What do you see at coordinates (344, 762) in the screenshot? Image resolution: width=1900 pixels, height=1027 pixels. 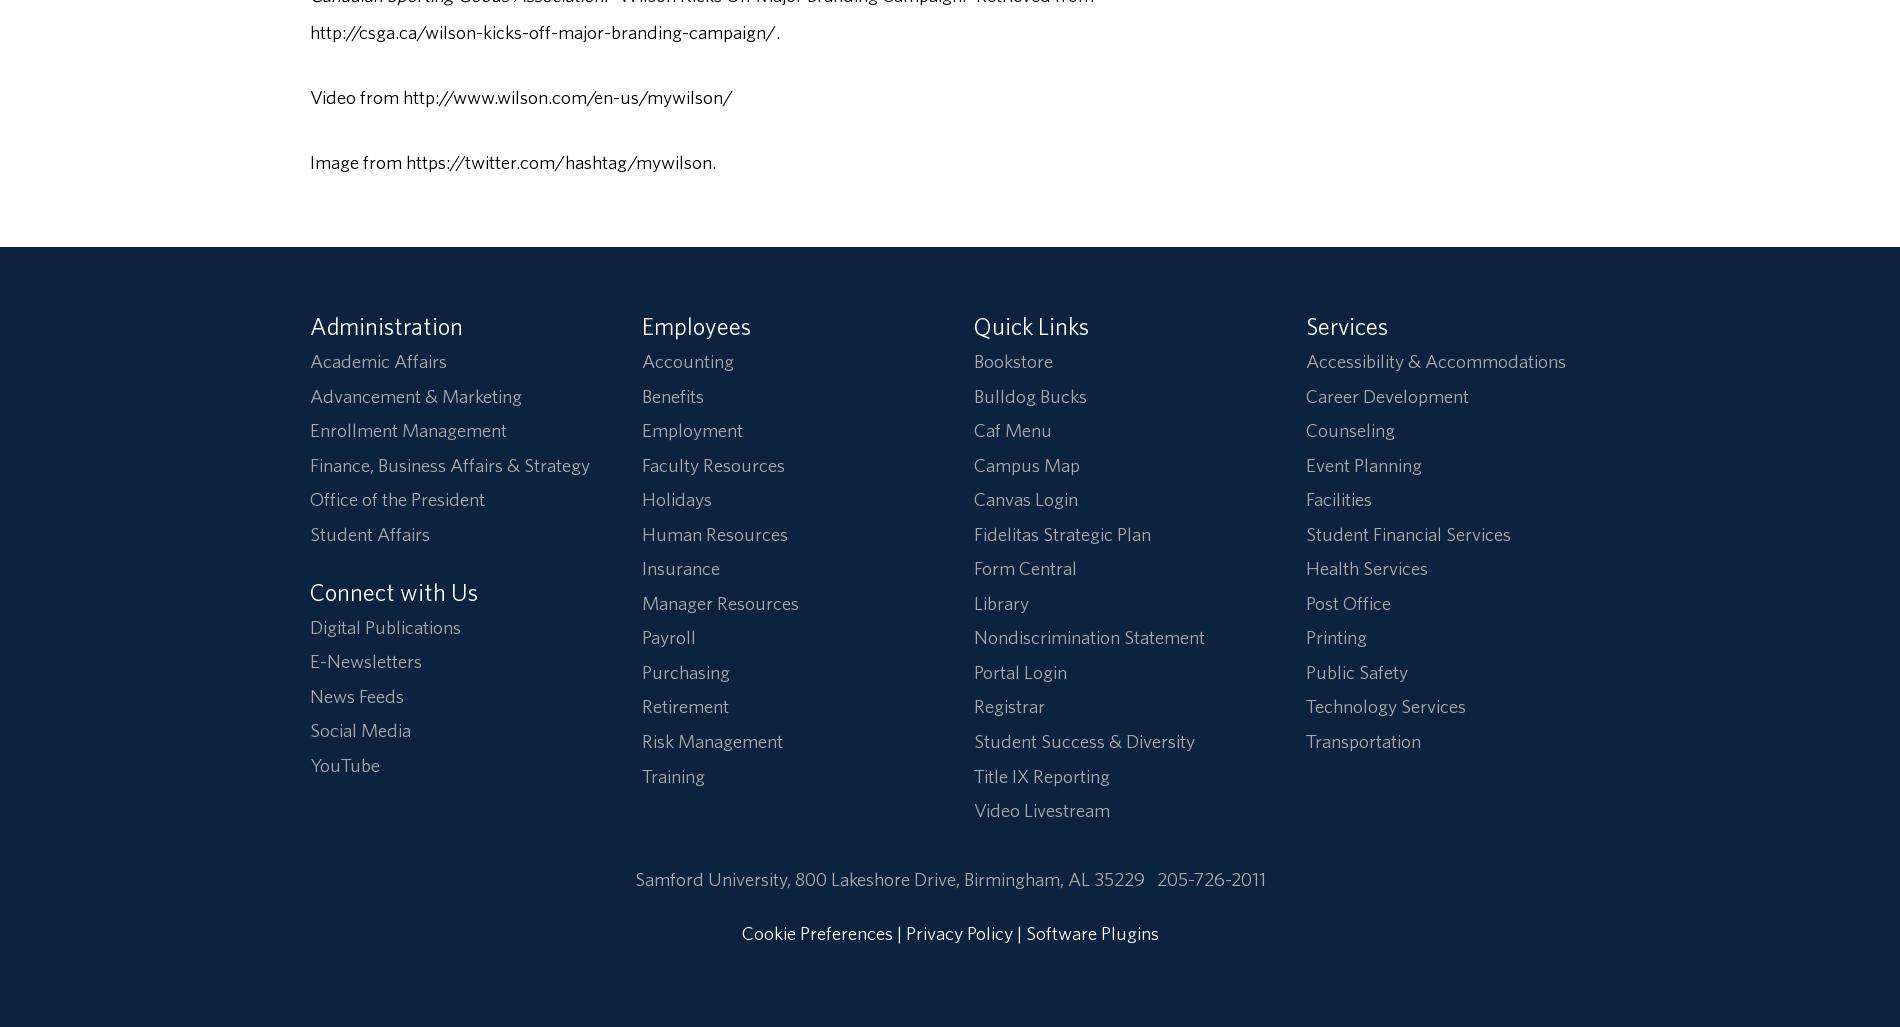 I see `'YouTube'` at bounding box center [344, 762].